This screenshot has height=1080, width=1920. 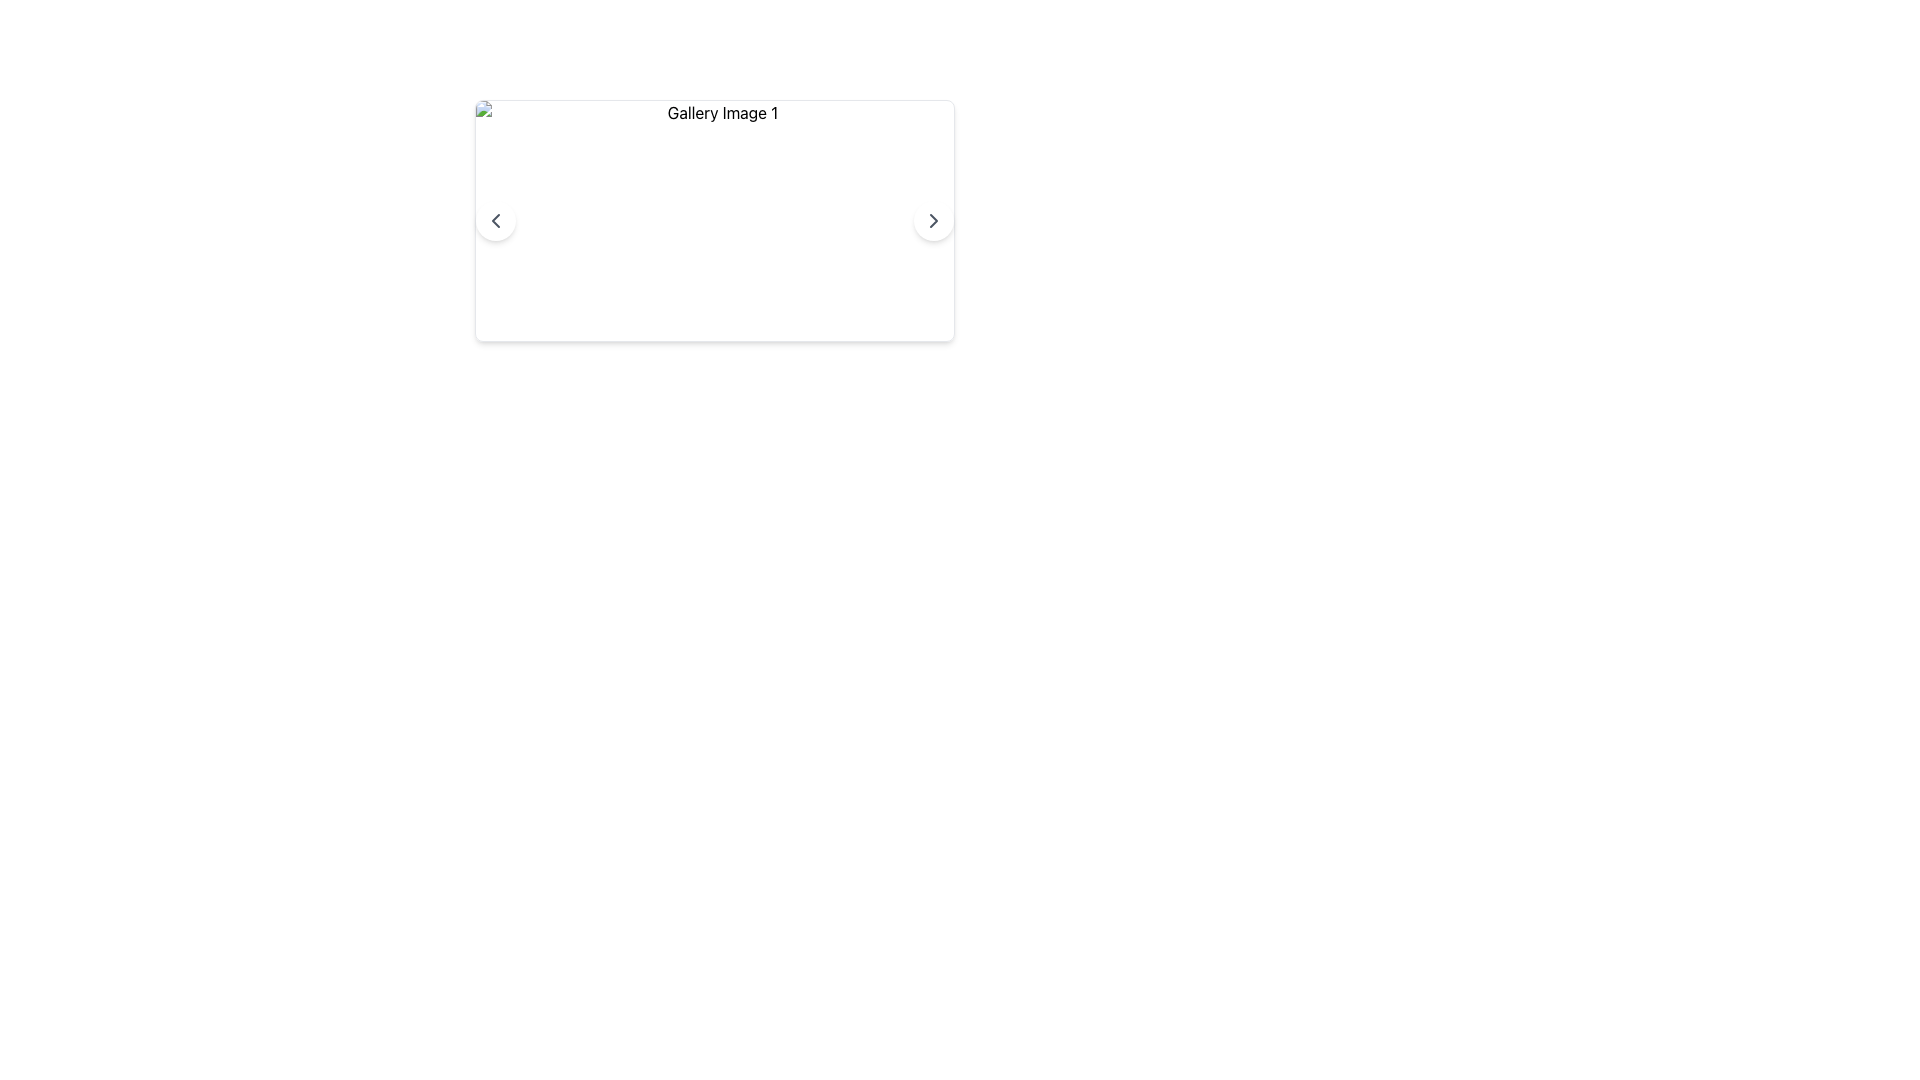 What do you see at coordinates (738, 358) in the screenshot?
I see `the third circular indicator in the gallery or carousel located at the center-bottom of the interface` at bounding box center [738, 358].